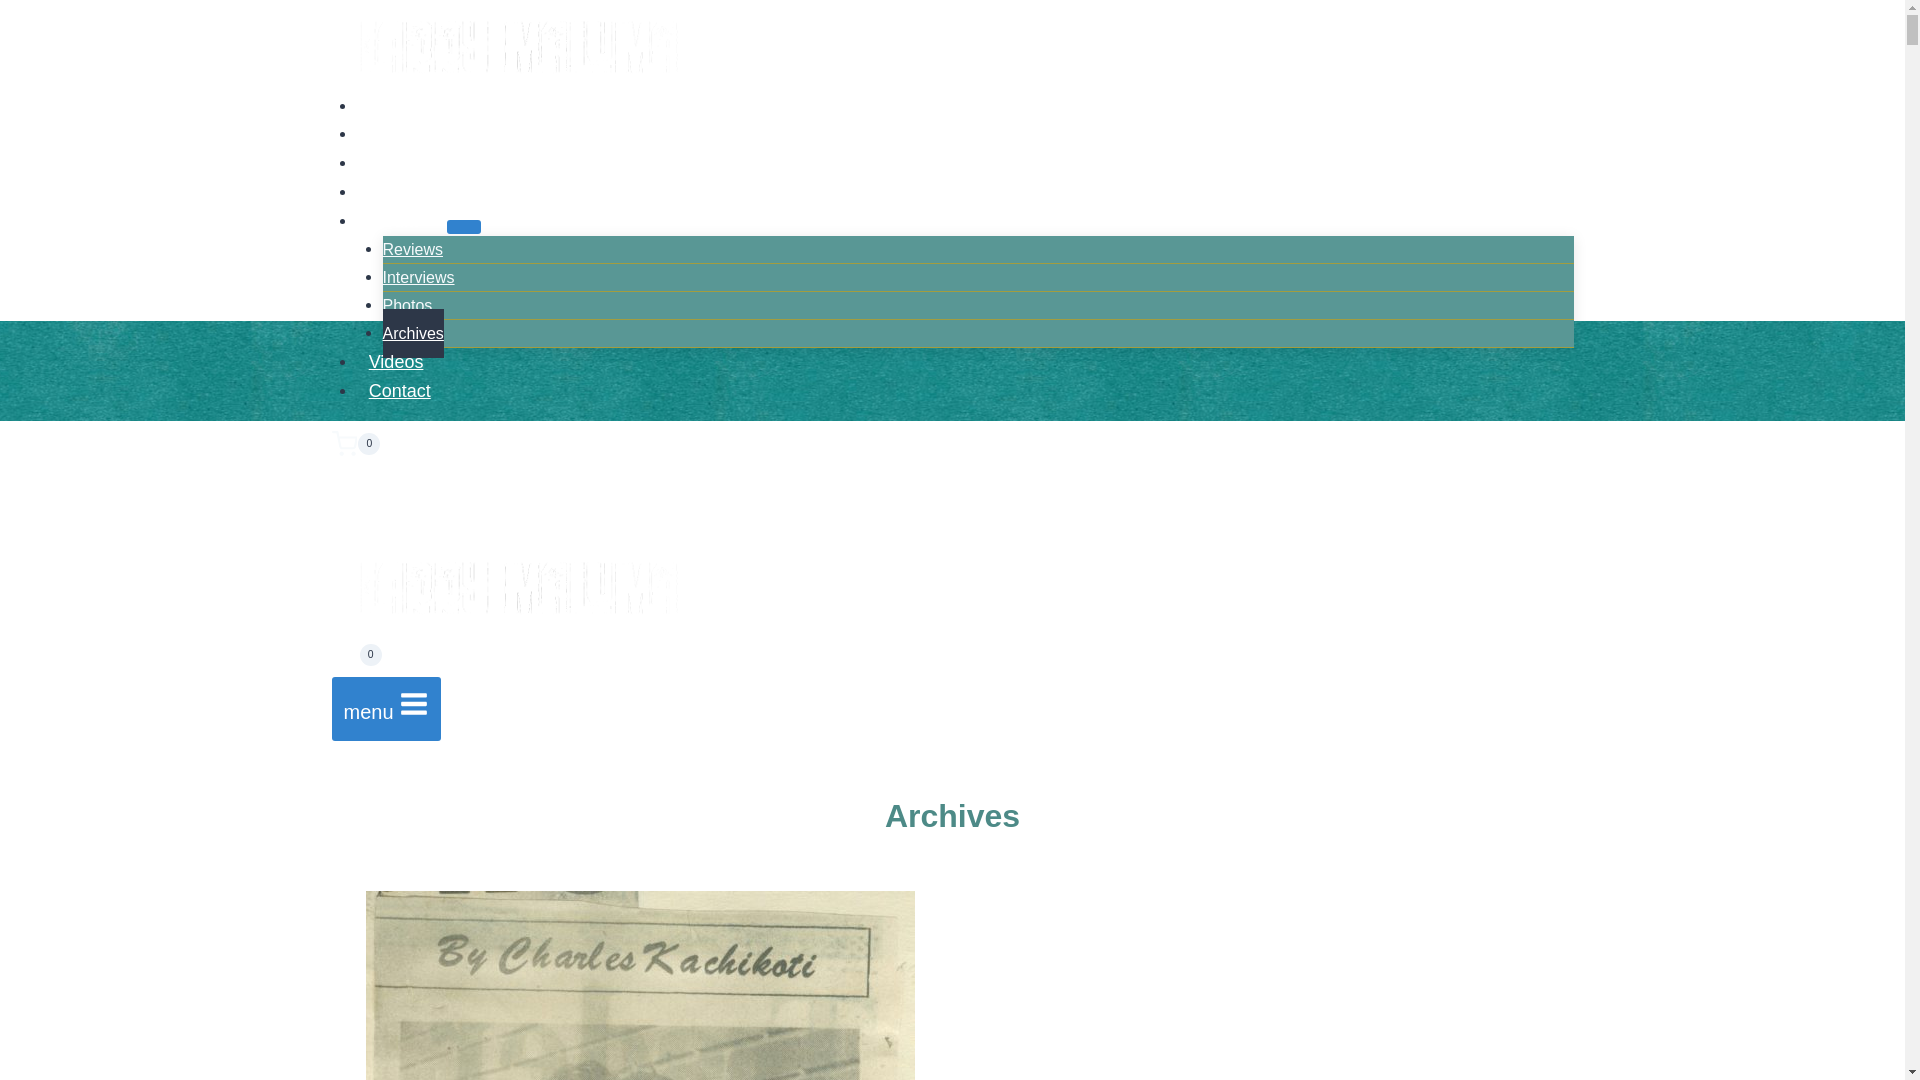 Image resolution: width=1920 pixels, height=1080 pixels. Describe the element at coordinates (387, 708) in the screenshot. I see `'menu'` at that location.